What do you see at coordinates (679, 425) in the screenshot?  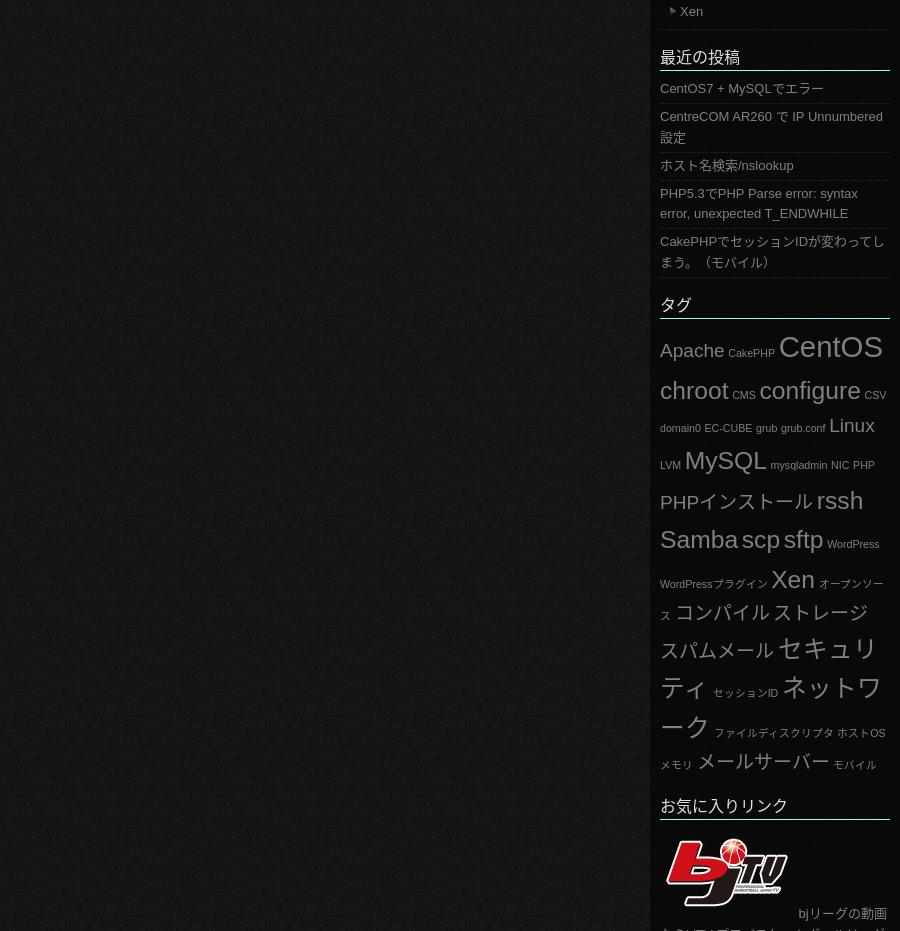 I see `'domain0'` at bounding box center [679, 425].